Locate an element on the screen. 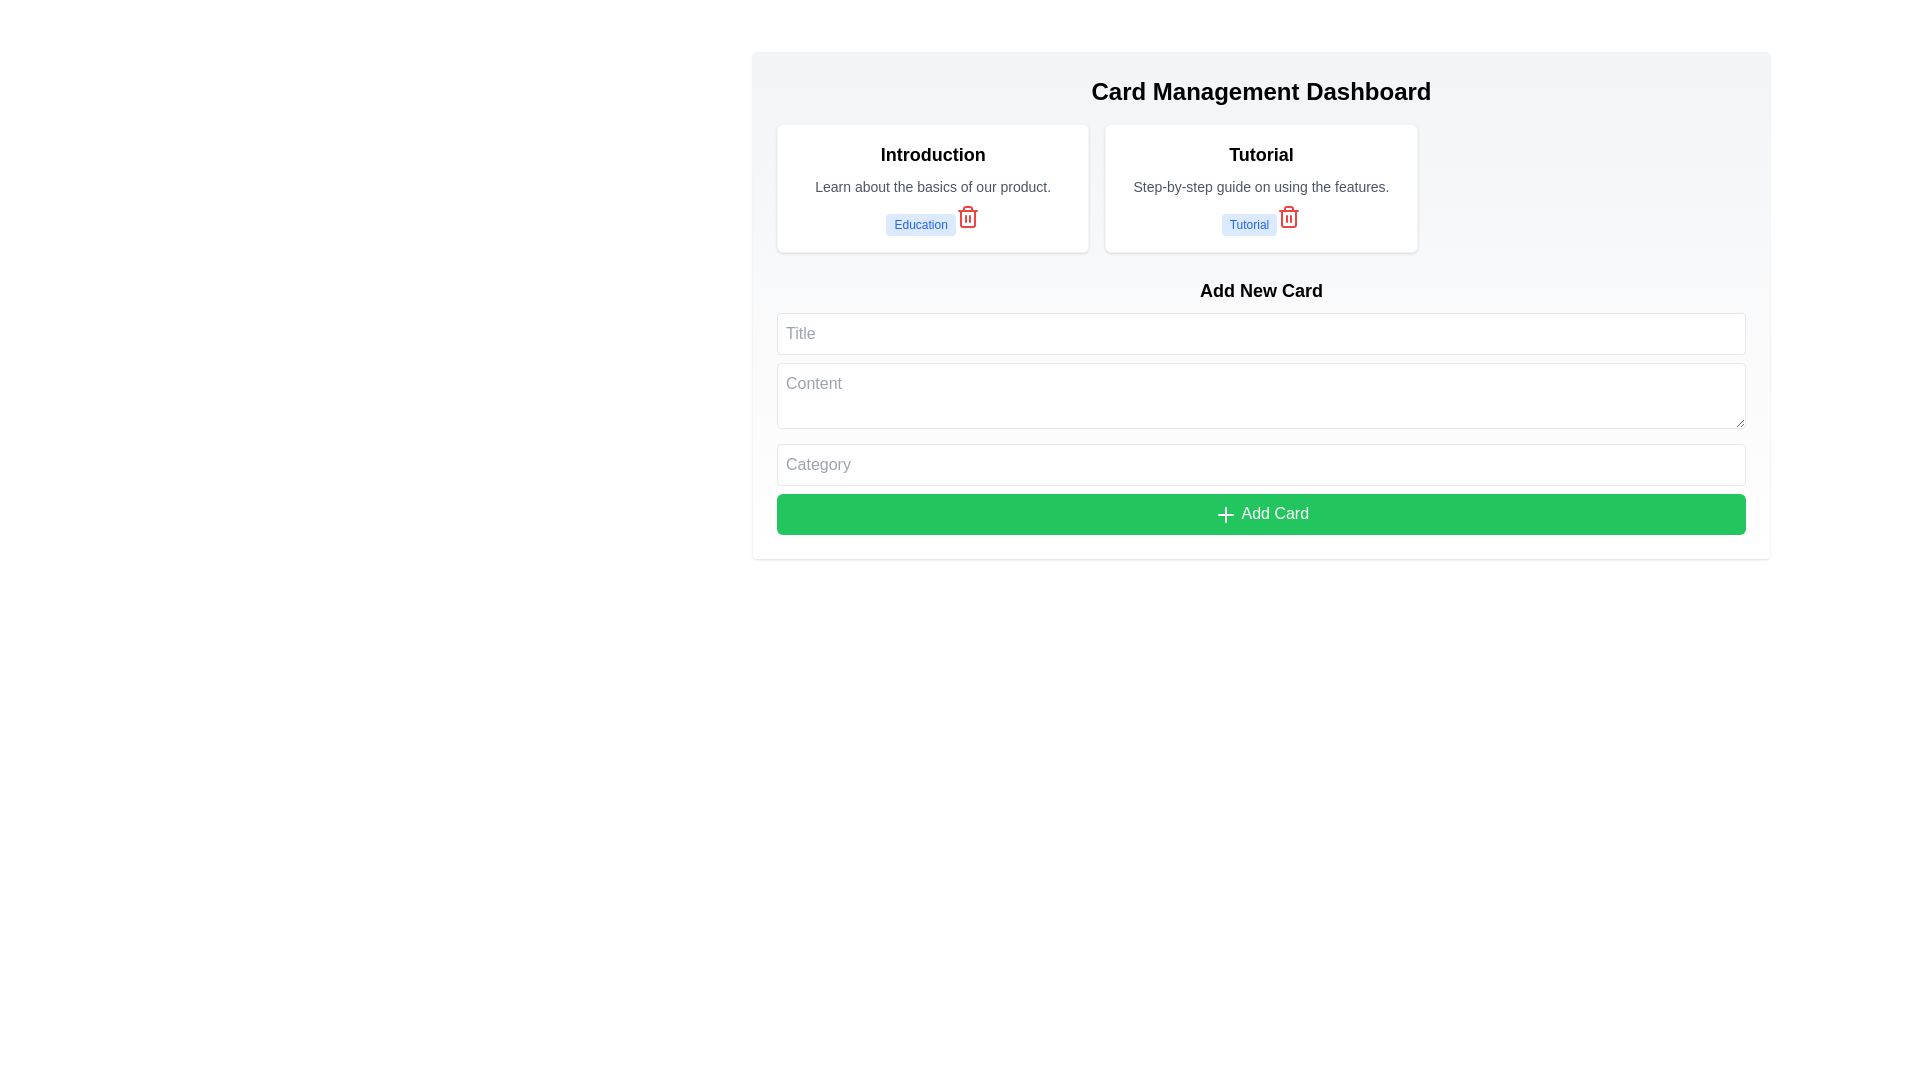  the text element styled in a smaller gray font that reads 'Learn about the basics of our product', positioned beneath the 'Introduction' heading and above the 'Education' tag is located at coordinates (932, 186).